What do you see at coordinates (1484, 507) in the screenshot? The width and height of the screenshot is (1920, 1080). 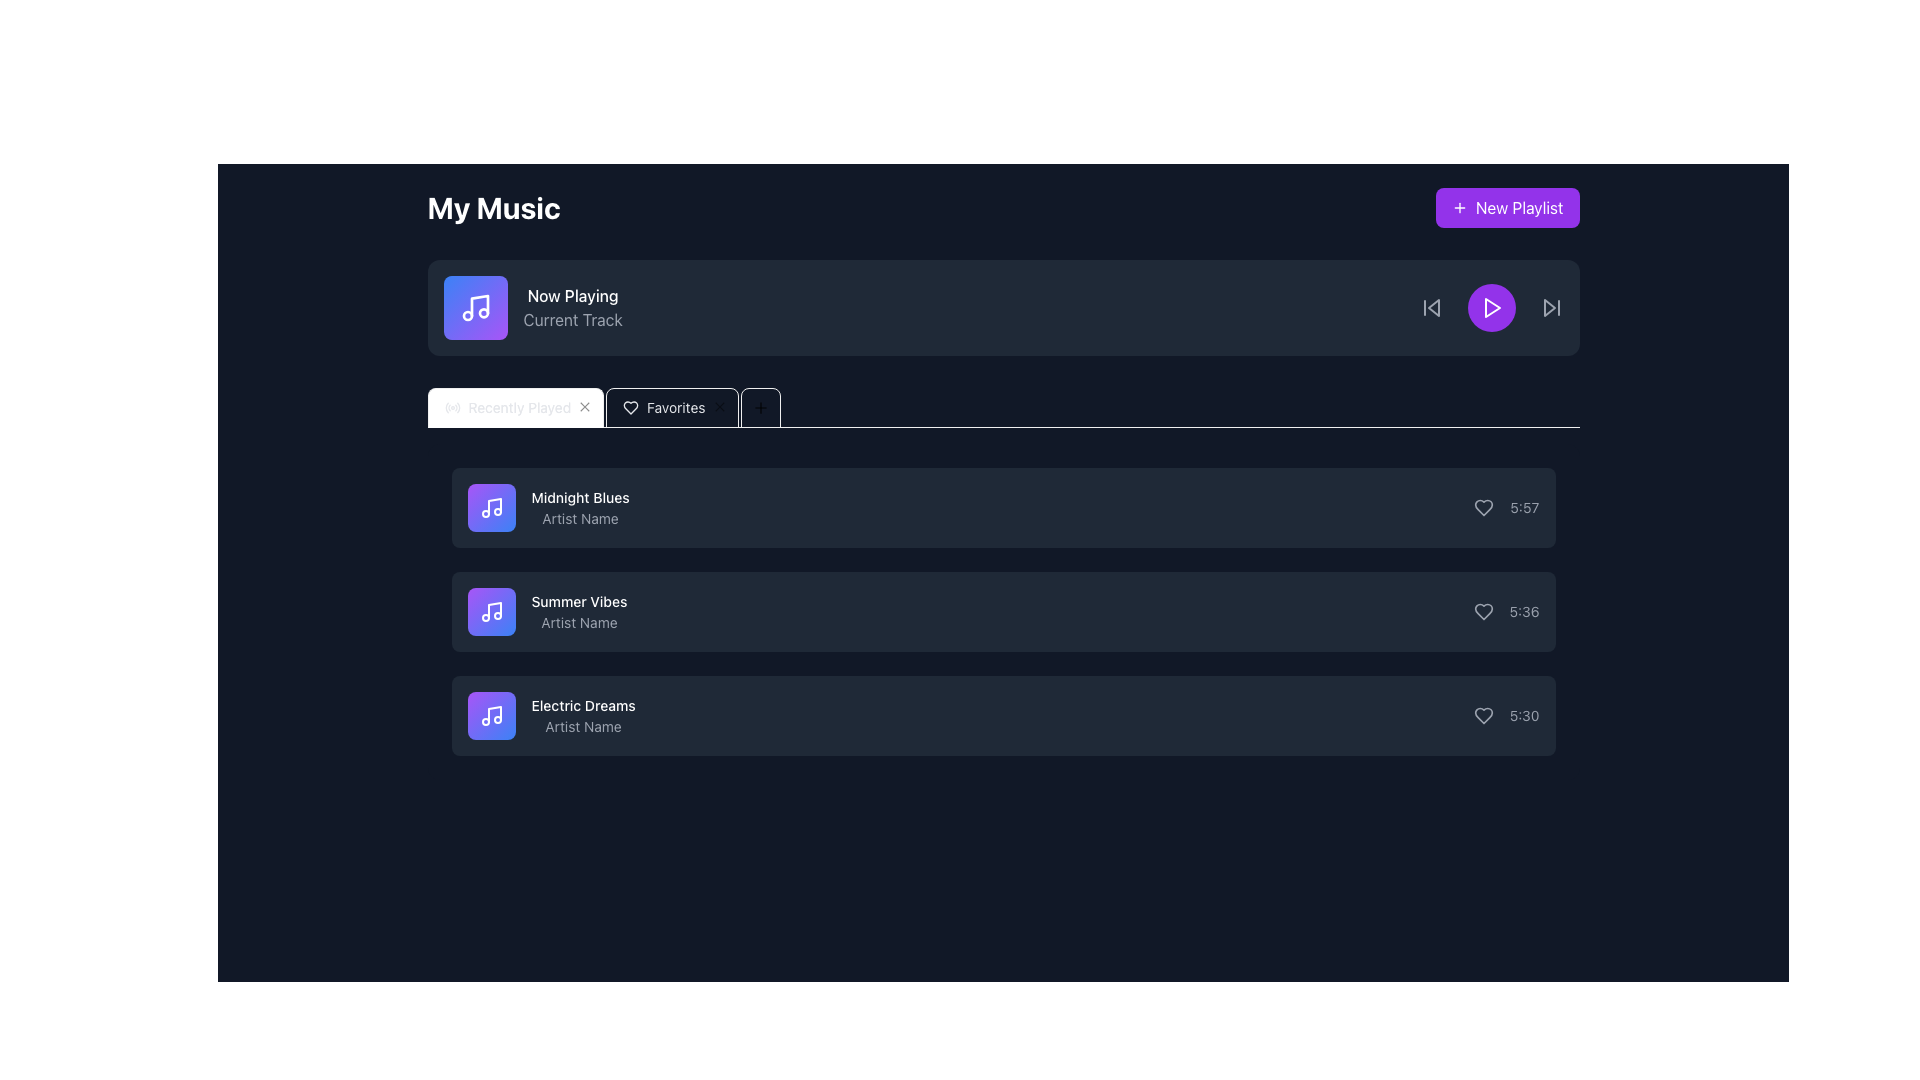 I see `the heart icon button in the middle-right section of the 'Midnight Blues' song entry to mark or unmark the song as a favorite` at bounding box center [1484, 507].